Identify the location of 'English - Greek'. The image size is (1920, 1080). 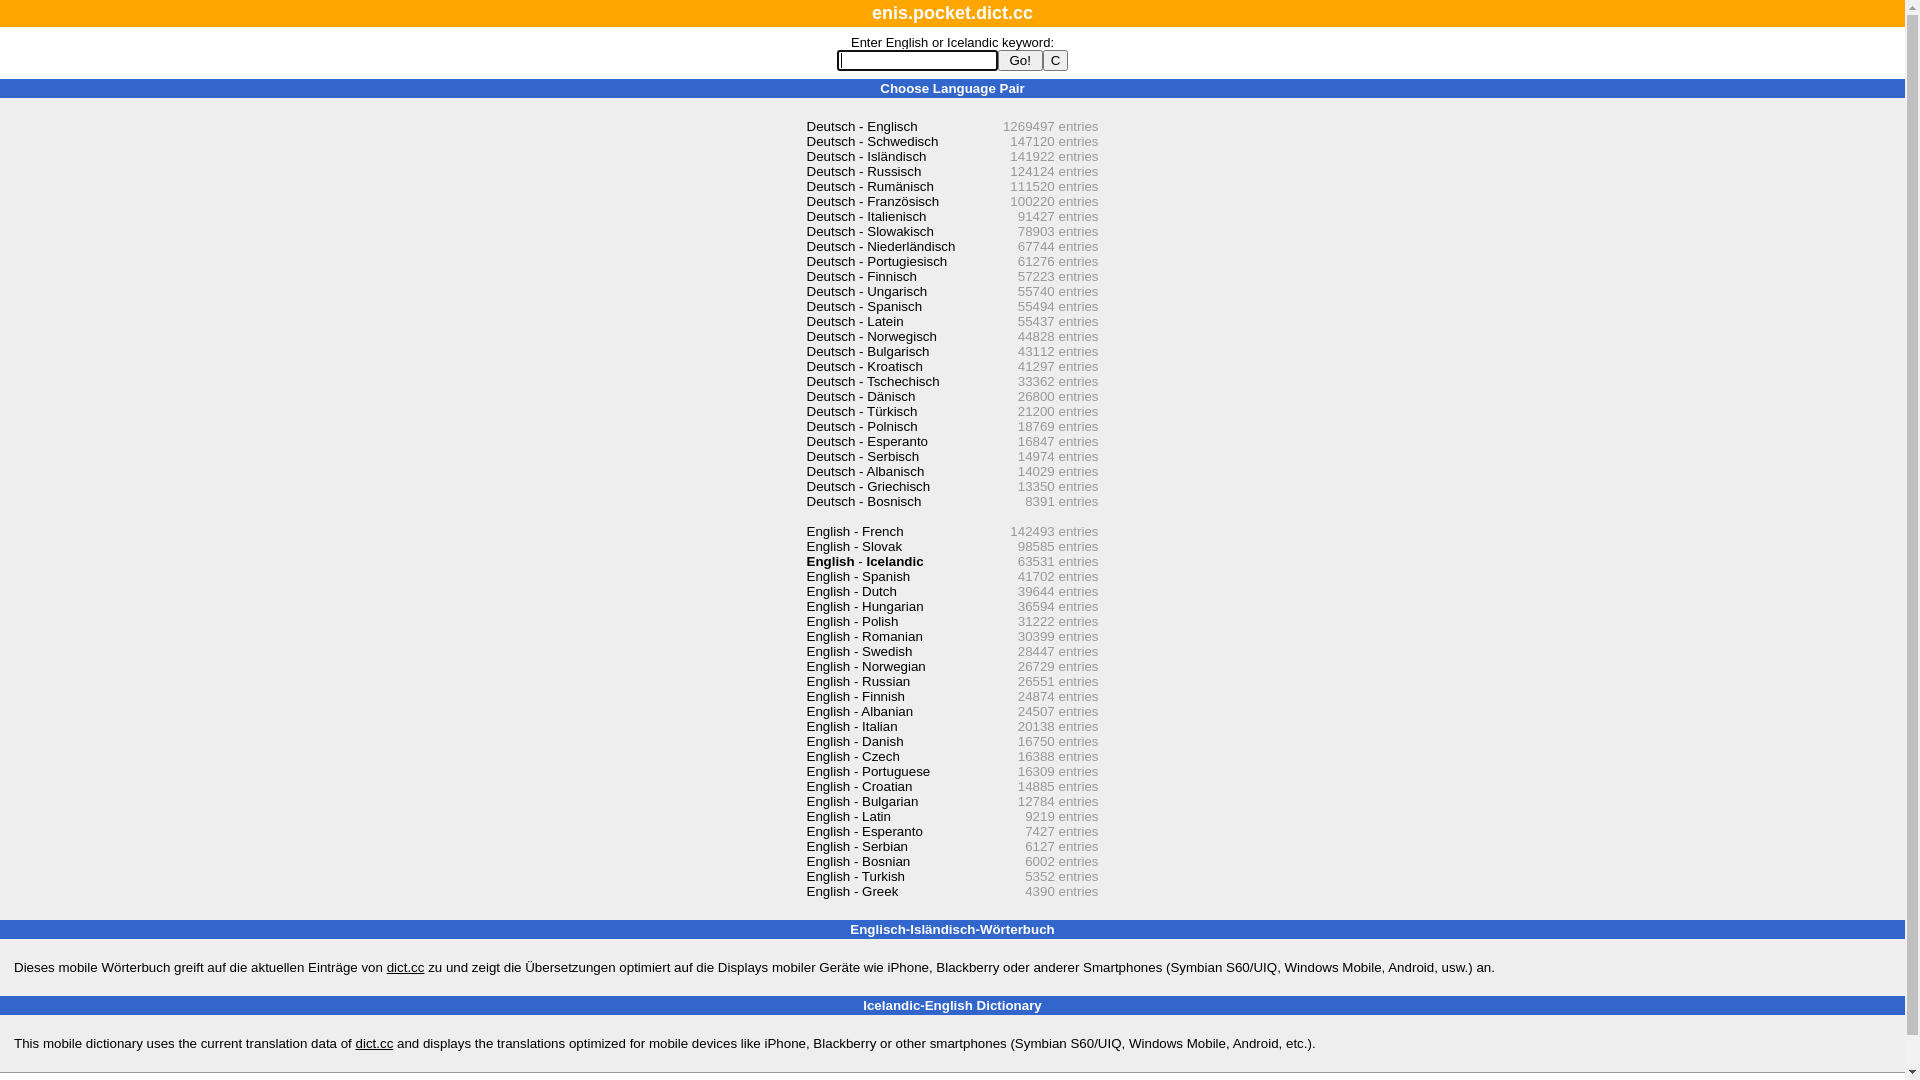
(851, 890).